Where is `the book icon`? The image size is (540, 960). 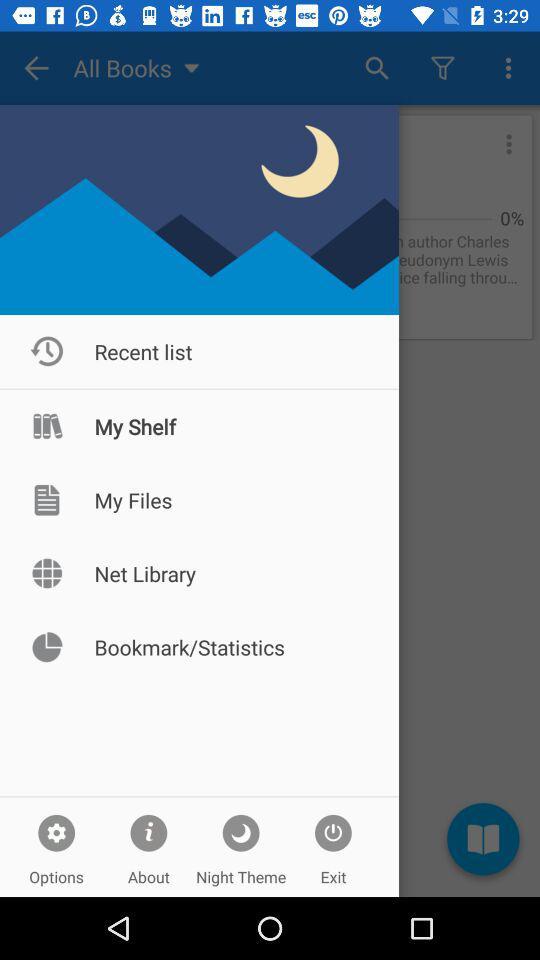 the book icon is located at coordinates (482, 841).